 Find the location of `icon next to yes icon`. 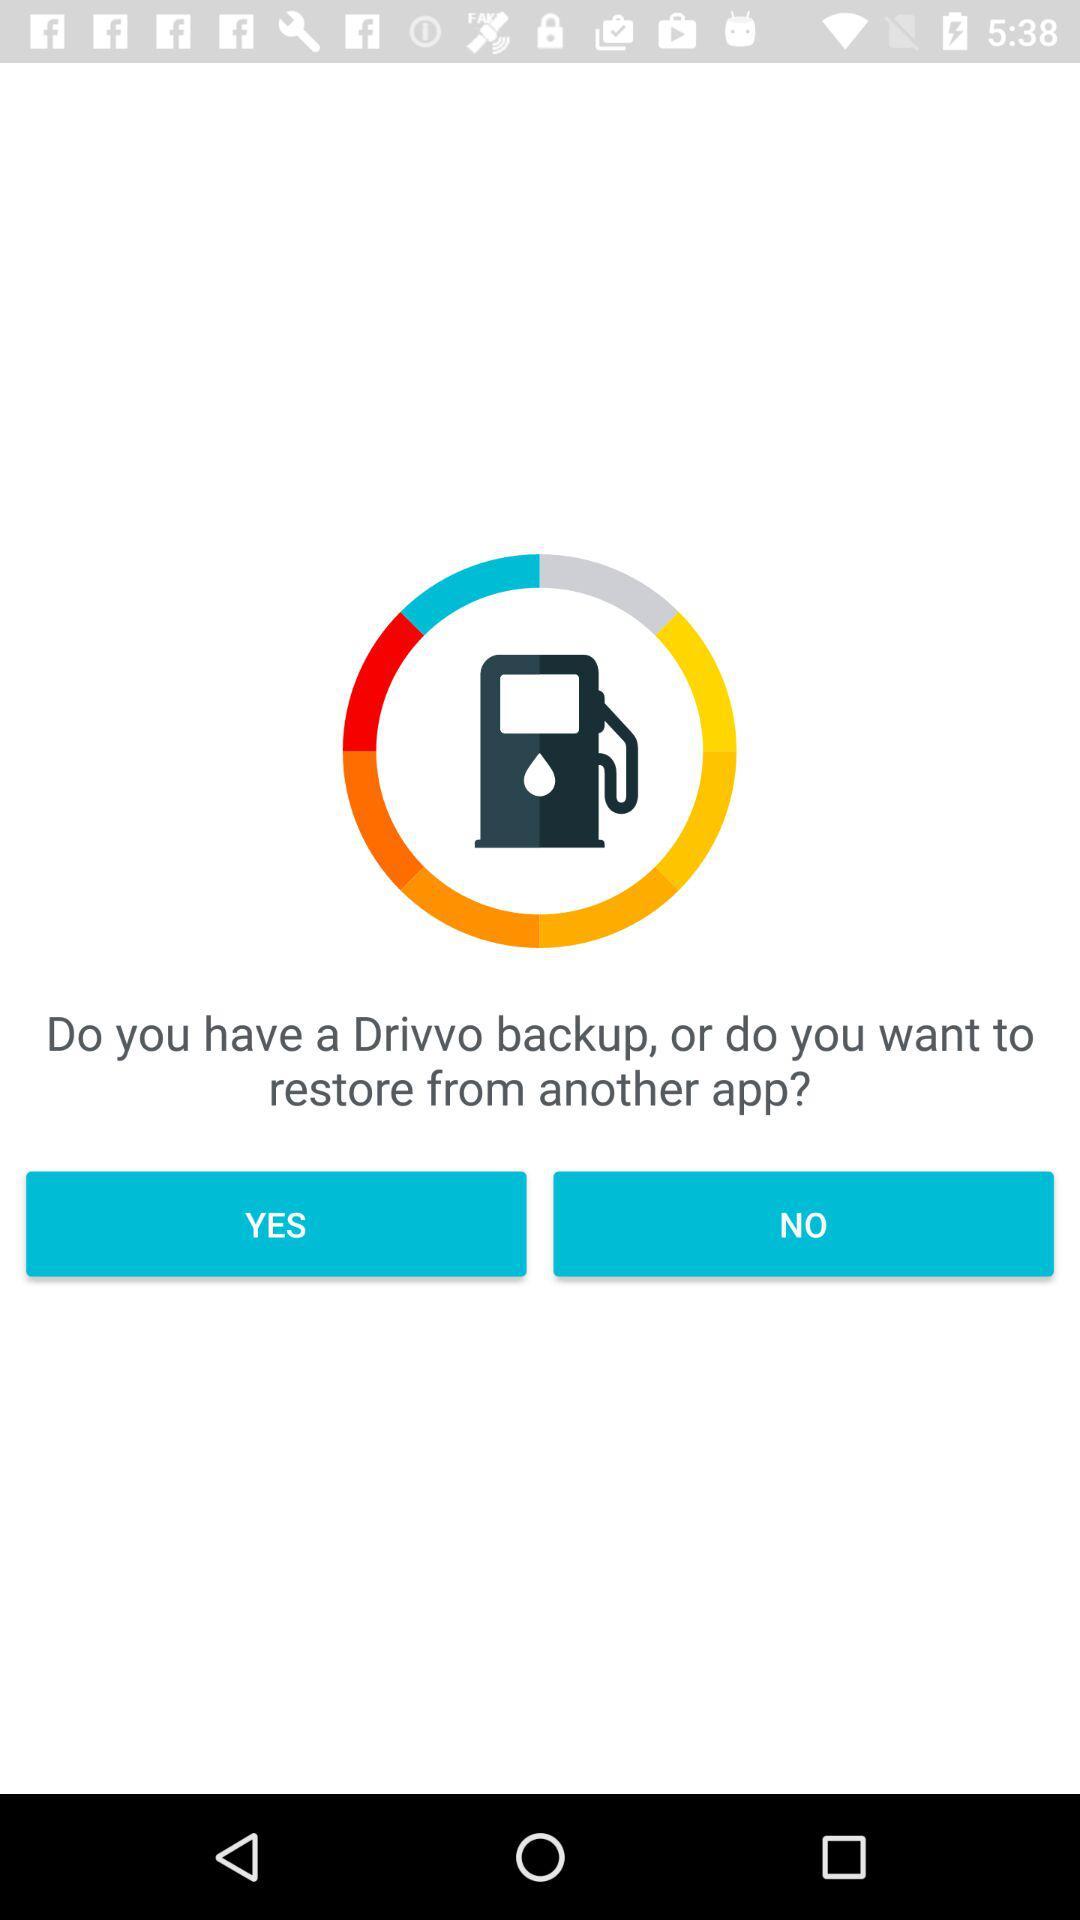

icon next to yes icon is located at coordinates (802, 1223).